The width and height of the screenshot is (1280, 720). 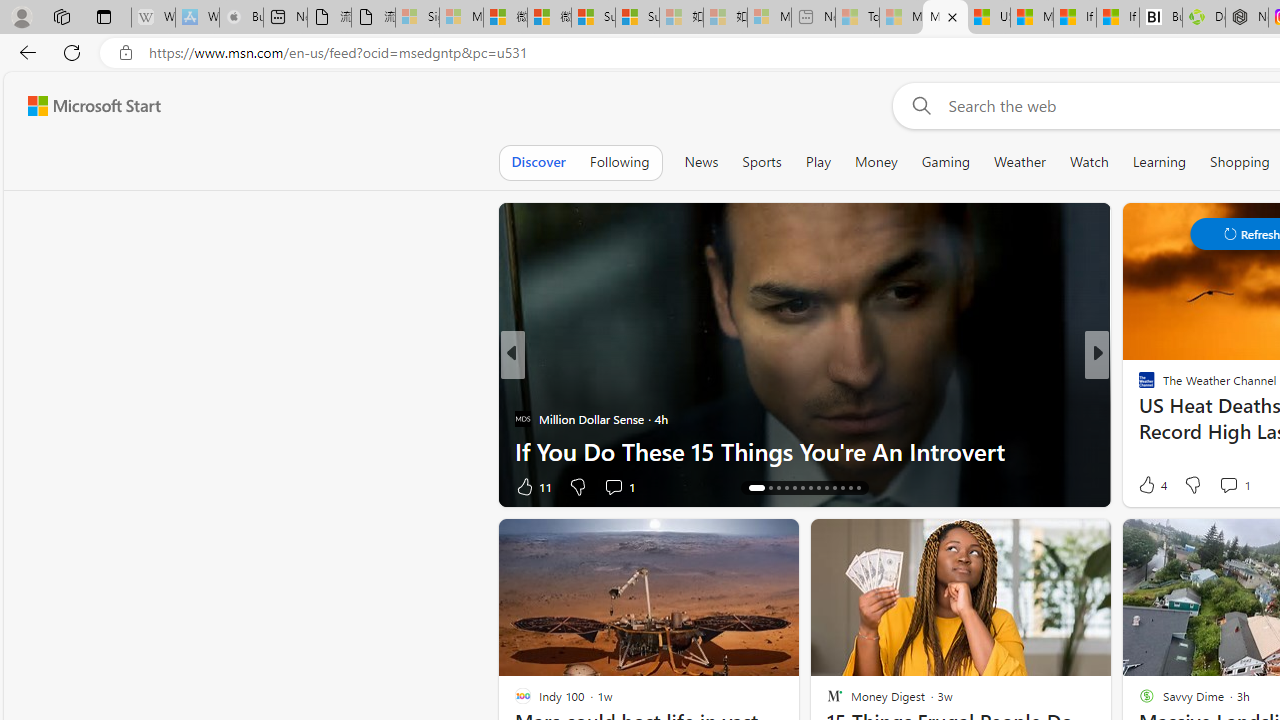 I want to click on '115 Like', so click(x=1152, y=486).